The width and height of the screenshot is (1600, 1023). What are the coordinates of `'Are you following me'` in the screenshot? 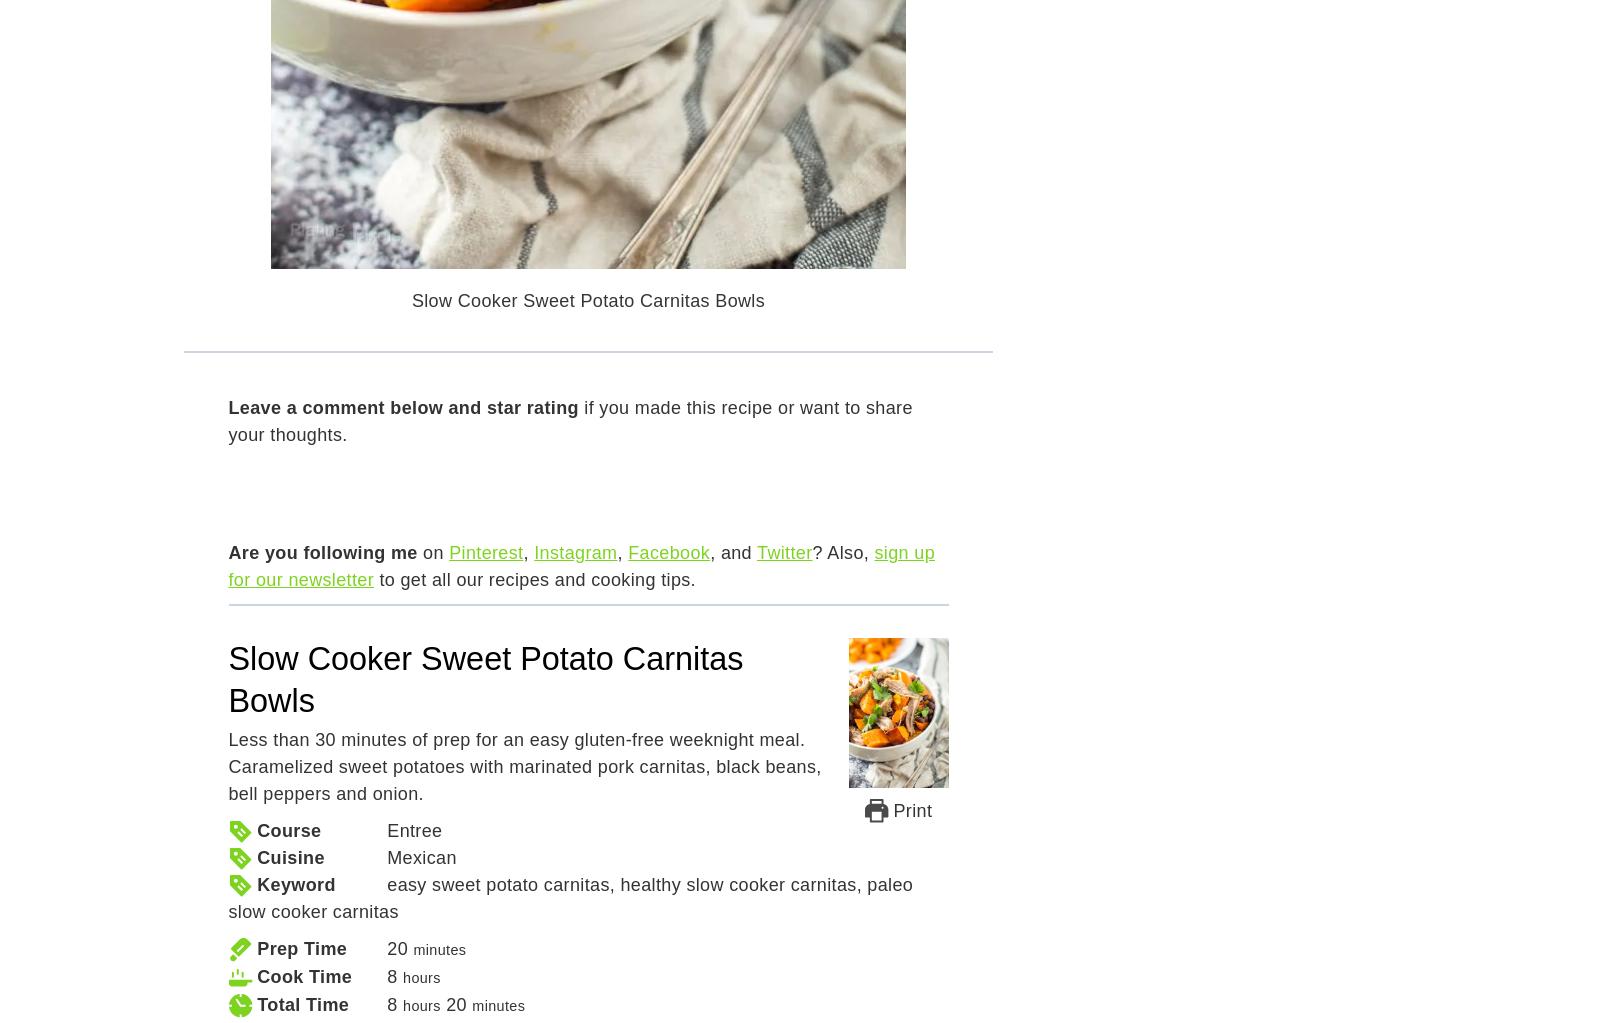 It's located at (325, 553).